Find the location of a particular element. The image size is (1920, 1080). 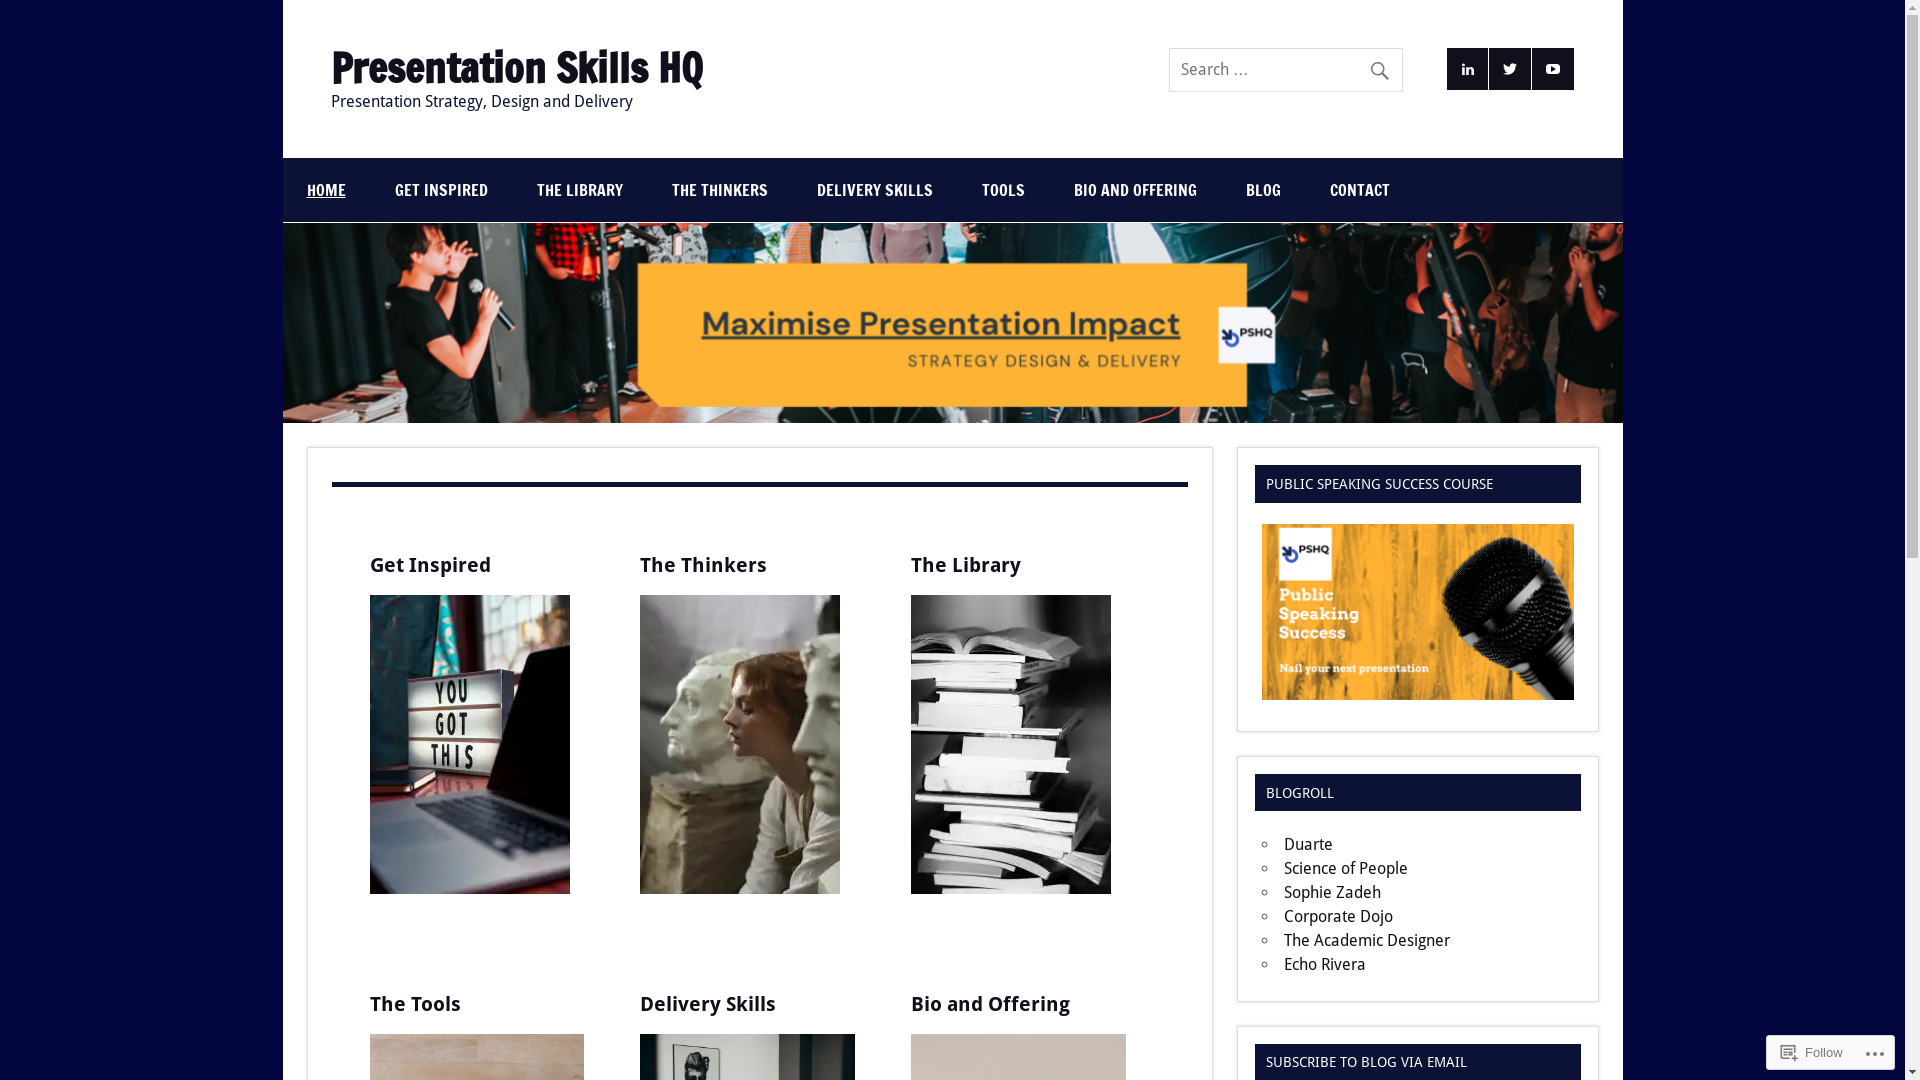

'The Library' is located at coordinates (965, 564).